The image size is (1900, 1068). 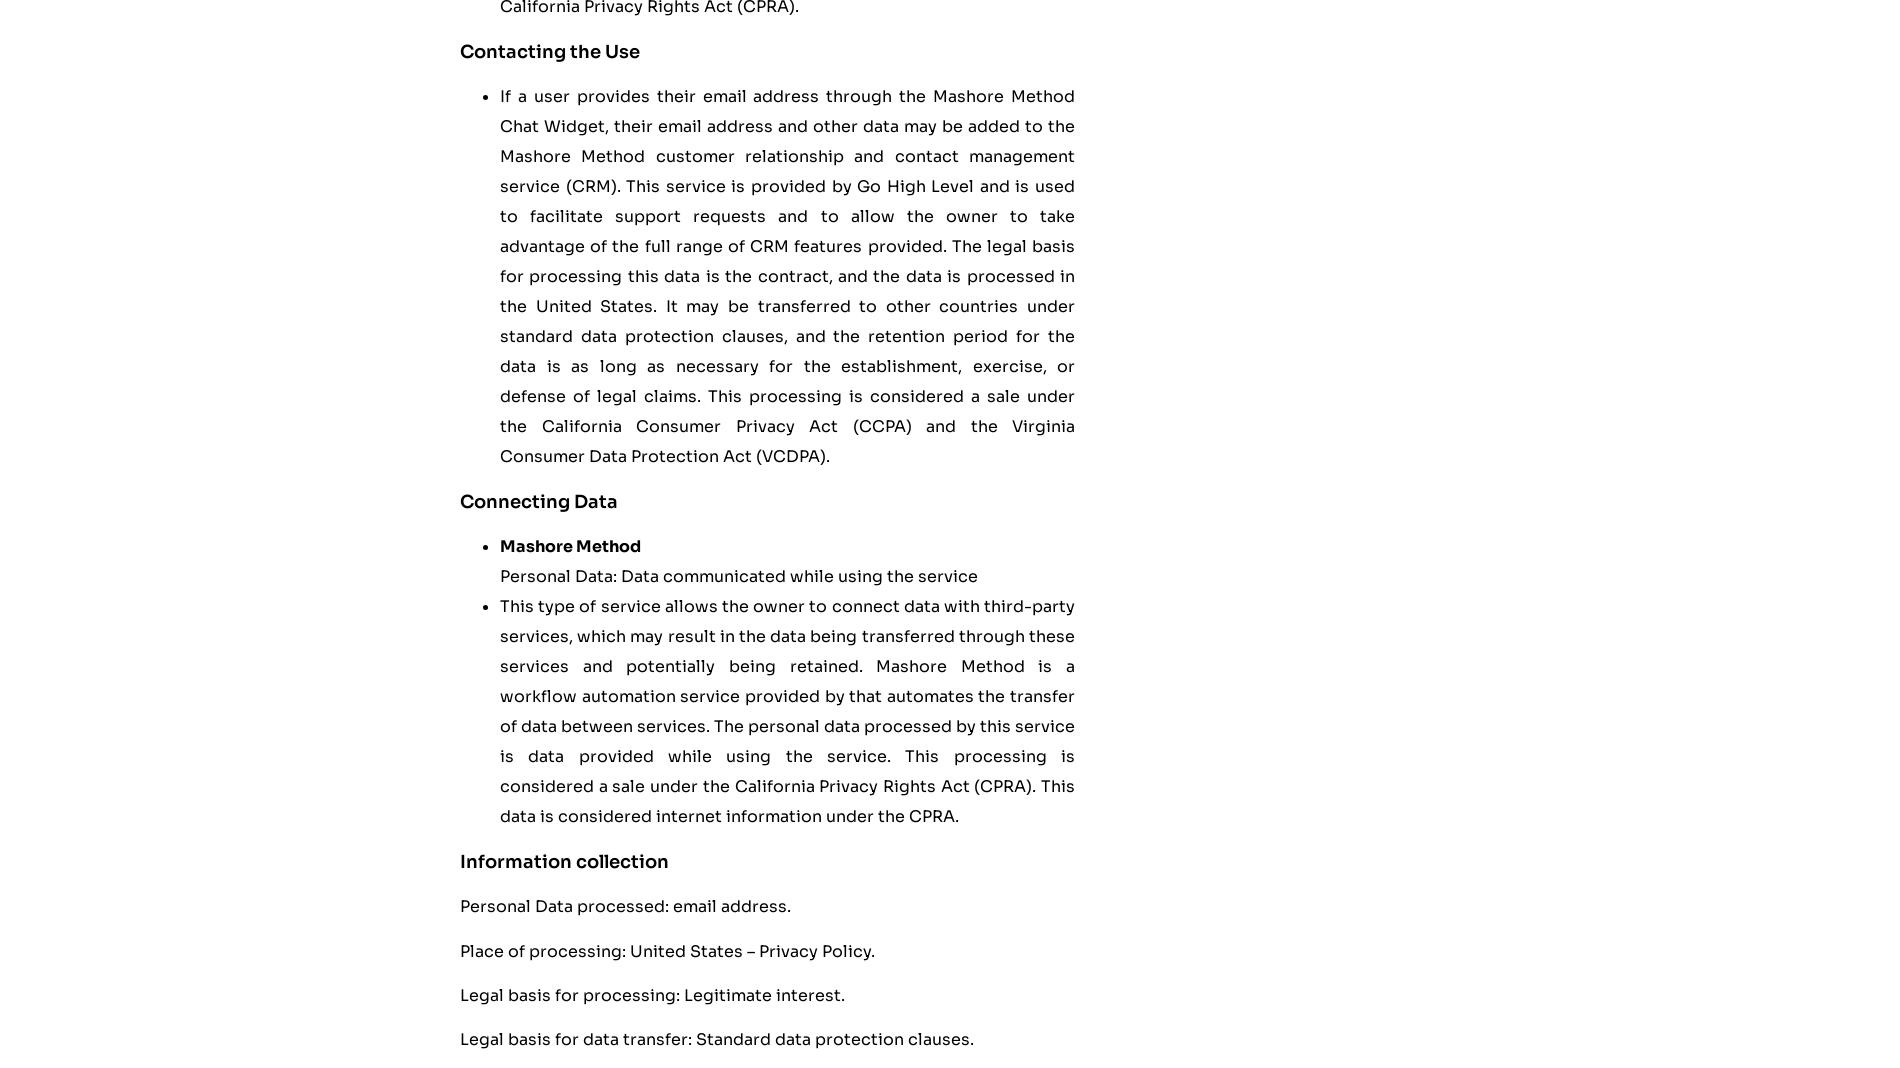 What do you see at coordinates (786, 711) in the screenshot?
I see `'This type of service allows the owner to connect data with third-party services, which may result in the data being transferred through these services and potentially being retained. Mashore Method is a workflow automation service provided by that automates the transfer of data between services. The personal data processed by this service is data provided while using the service. This processing is considered a sale under the California Privacy Rights Act (CPRA). This data is considered internet information under the CPRA.'` at bounding box center [786, 711].